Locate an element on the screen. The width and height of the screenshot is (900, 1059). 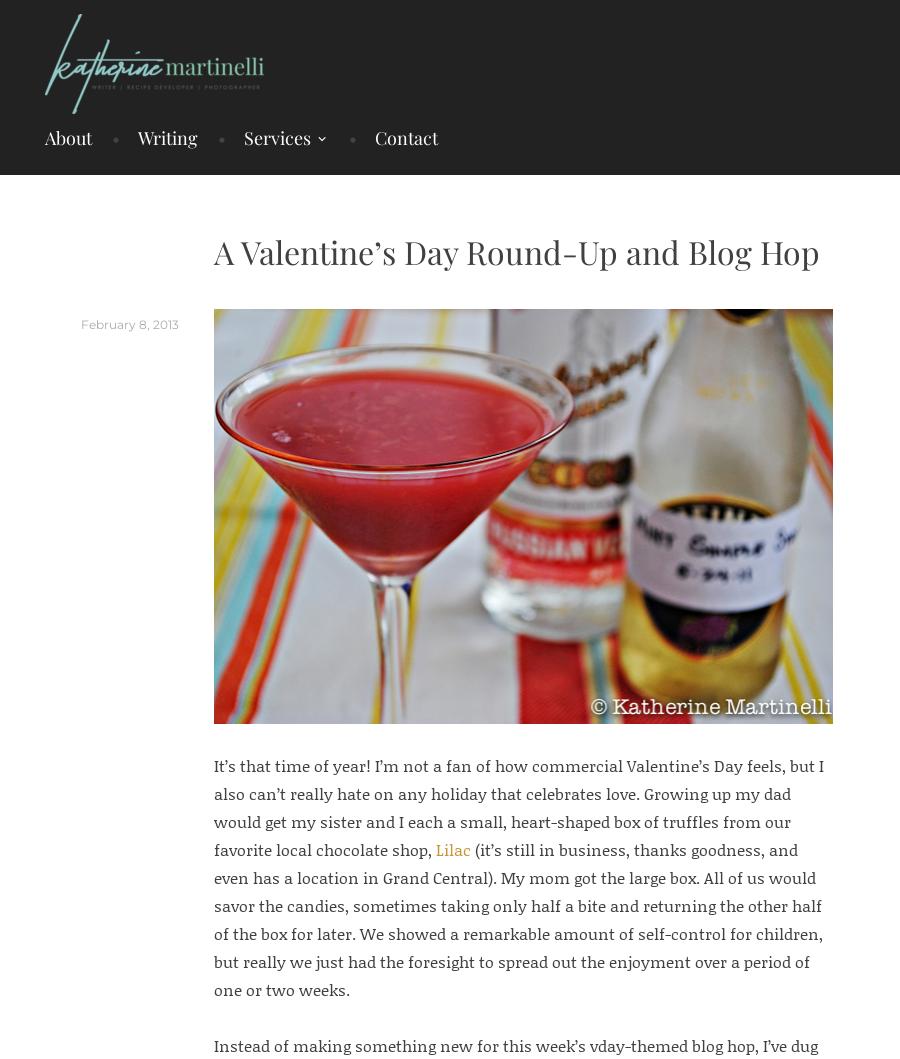
'Recipe Development' is located at coordinates (296, 202).